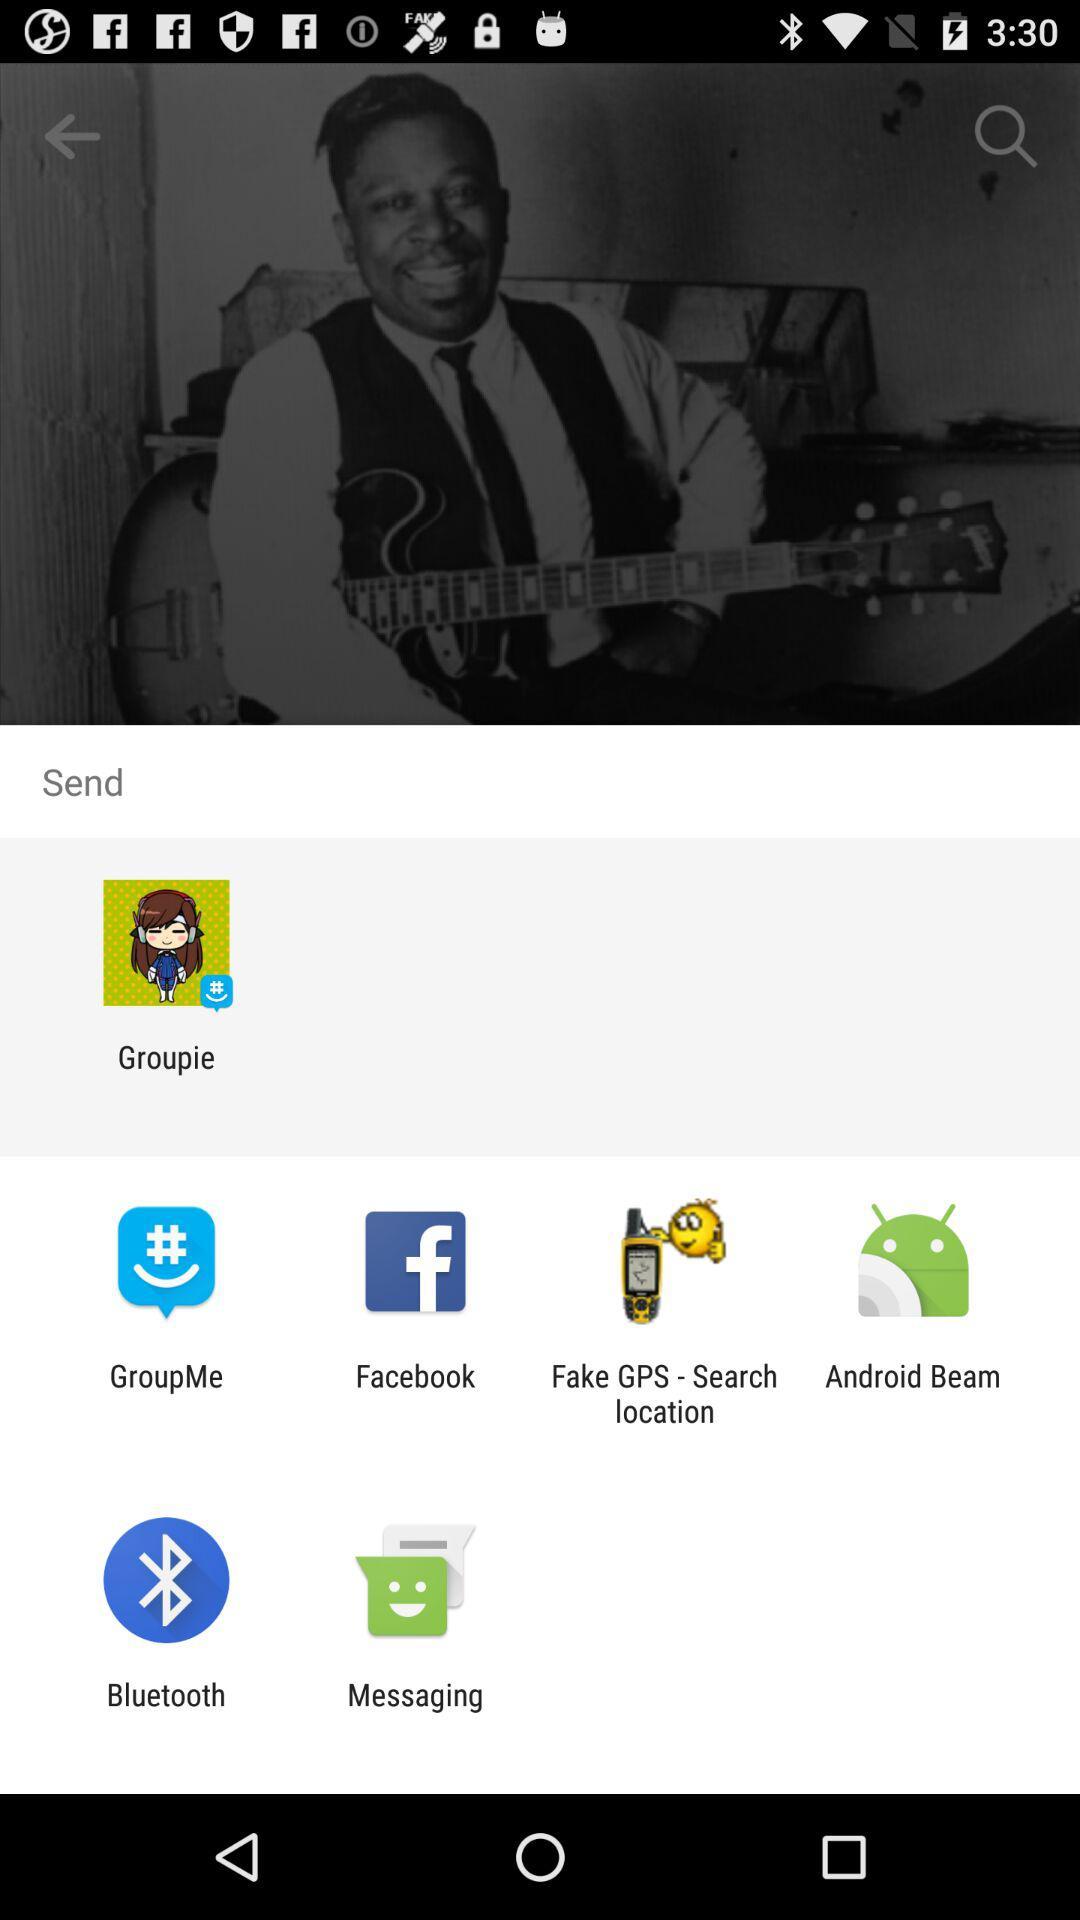 This screenshot has height=1920, width=1080. Describe the element at coordinates (165, 1711) in the screenshot. I see `the item next to the messaging app` at that location.